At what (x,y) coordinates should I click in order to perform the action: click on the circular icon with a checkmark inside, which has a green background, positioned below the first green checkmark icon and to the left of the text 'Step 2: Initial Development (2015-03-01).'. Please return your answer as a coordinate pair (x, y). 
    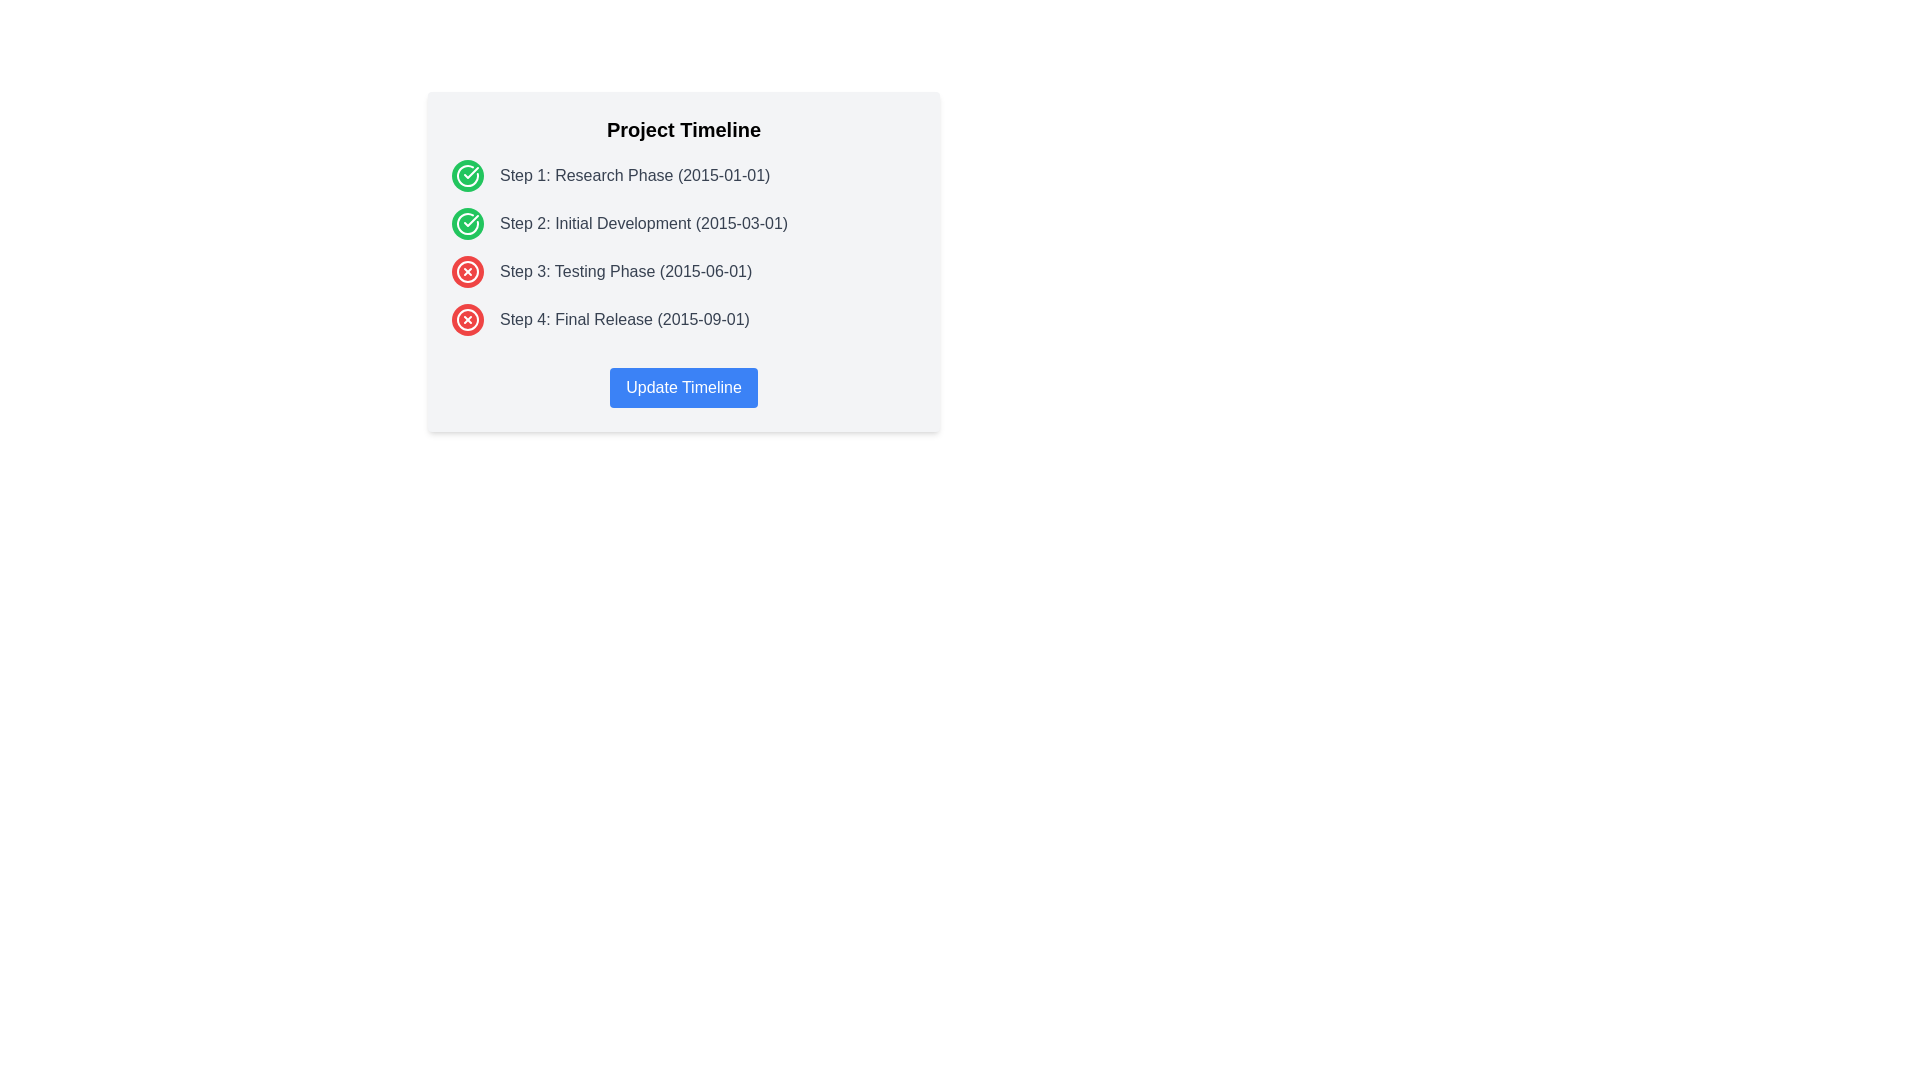
    Looking at the image, I should click on (466, 223).